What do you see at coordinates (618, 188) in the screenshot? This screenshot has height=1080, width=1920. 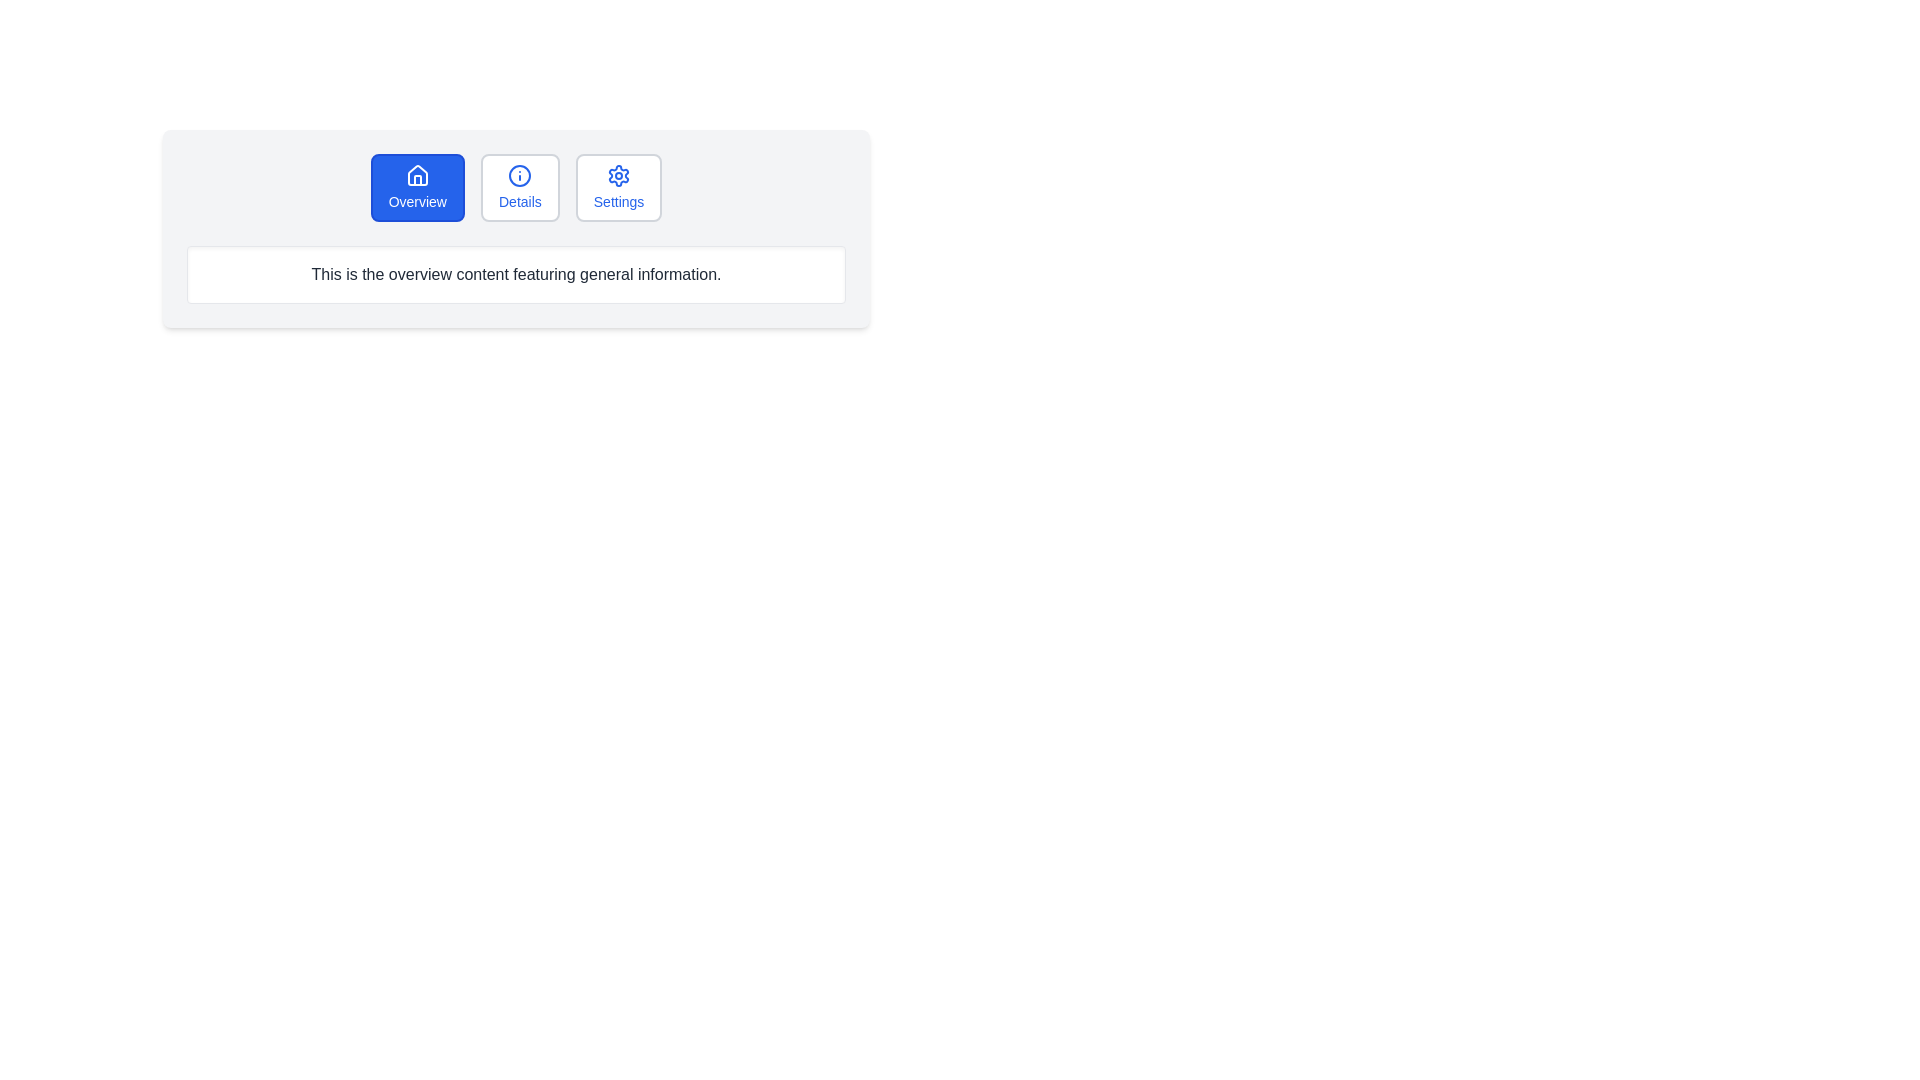 I see `the Settings tab to observe the hover effect` at bounding box center [618, 188].